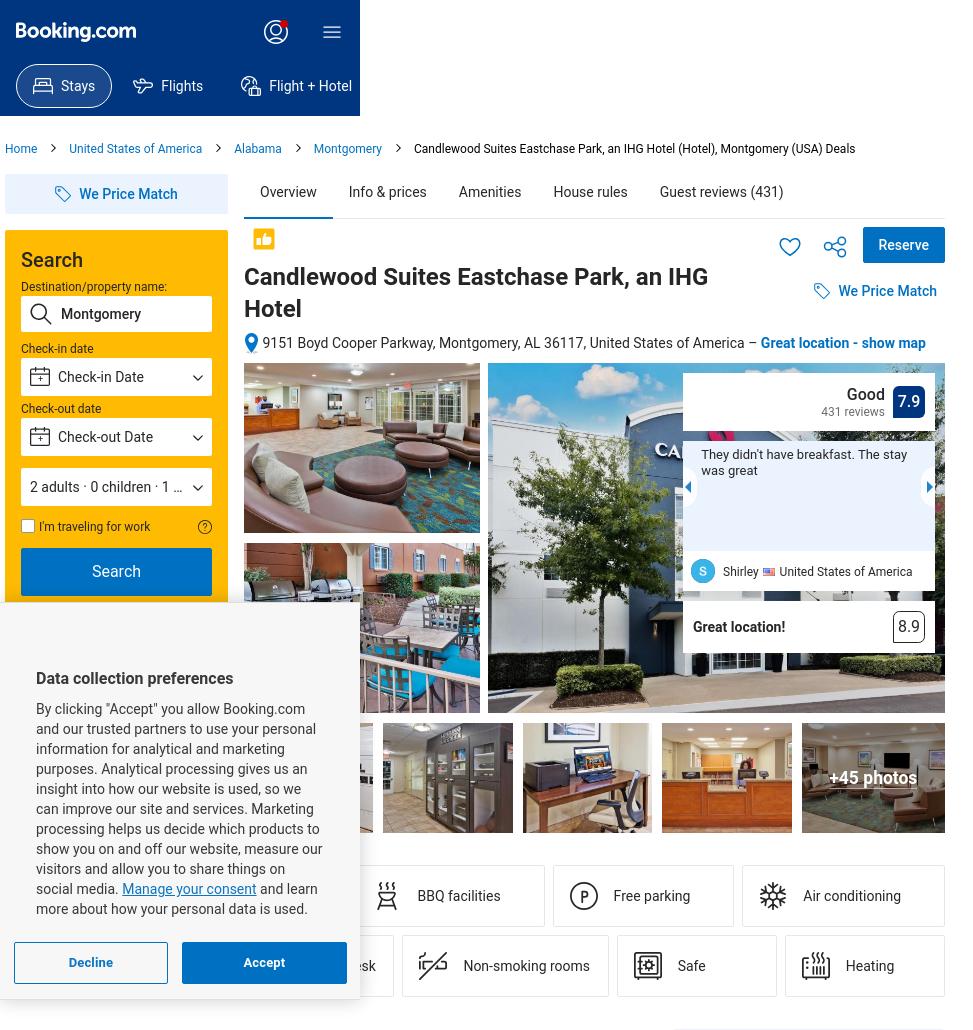 This screenshot has width=973, height=1030. What do you see at coordinates (39, 527) in the screenshot?
I see `'I'm traveling for work'` at bounding box center [39, 527].